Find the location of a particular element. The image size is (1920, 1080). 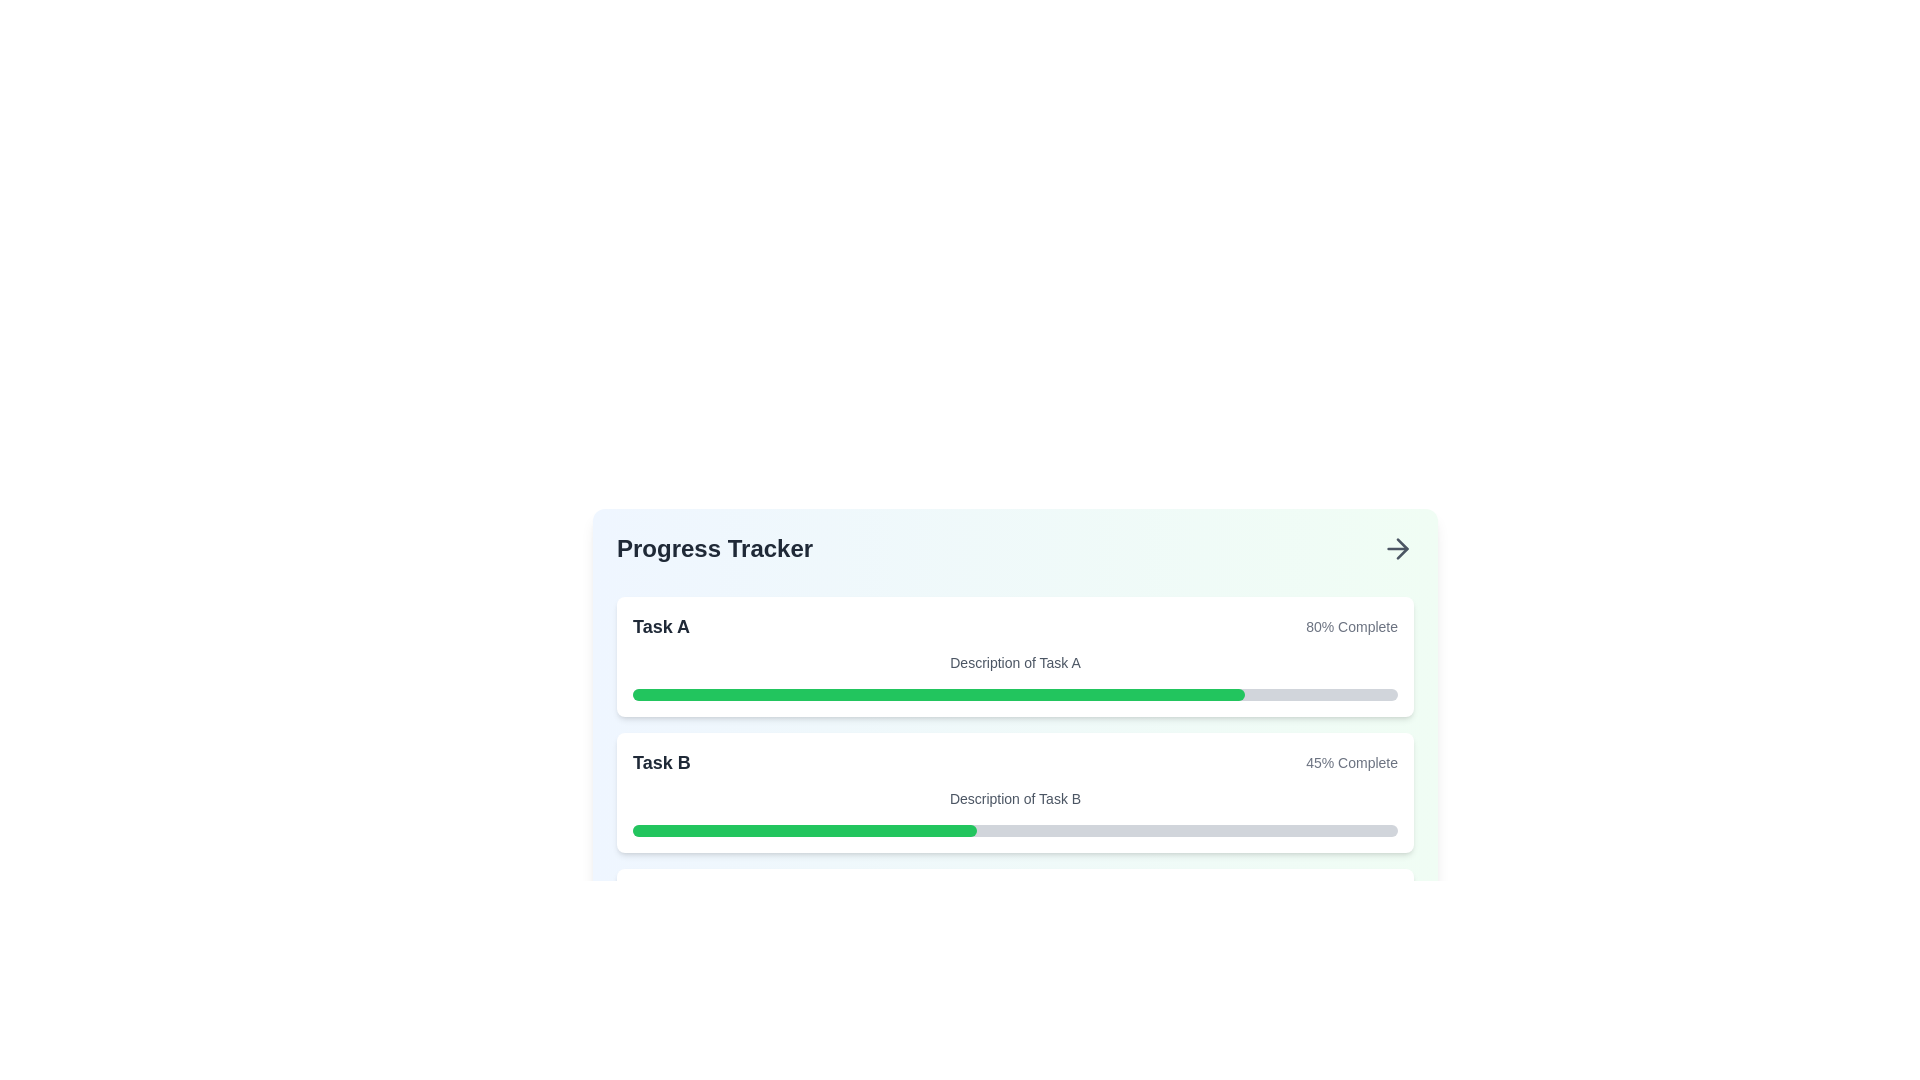

the text label that reads 'Description of Task A', which is positioned below the task title and above the progress bar in the task card for 'Task A' is located at coordinates (1015, 663).